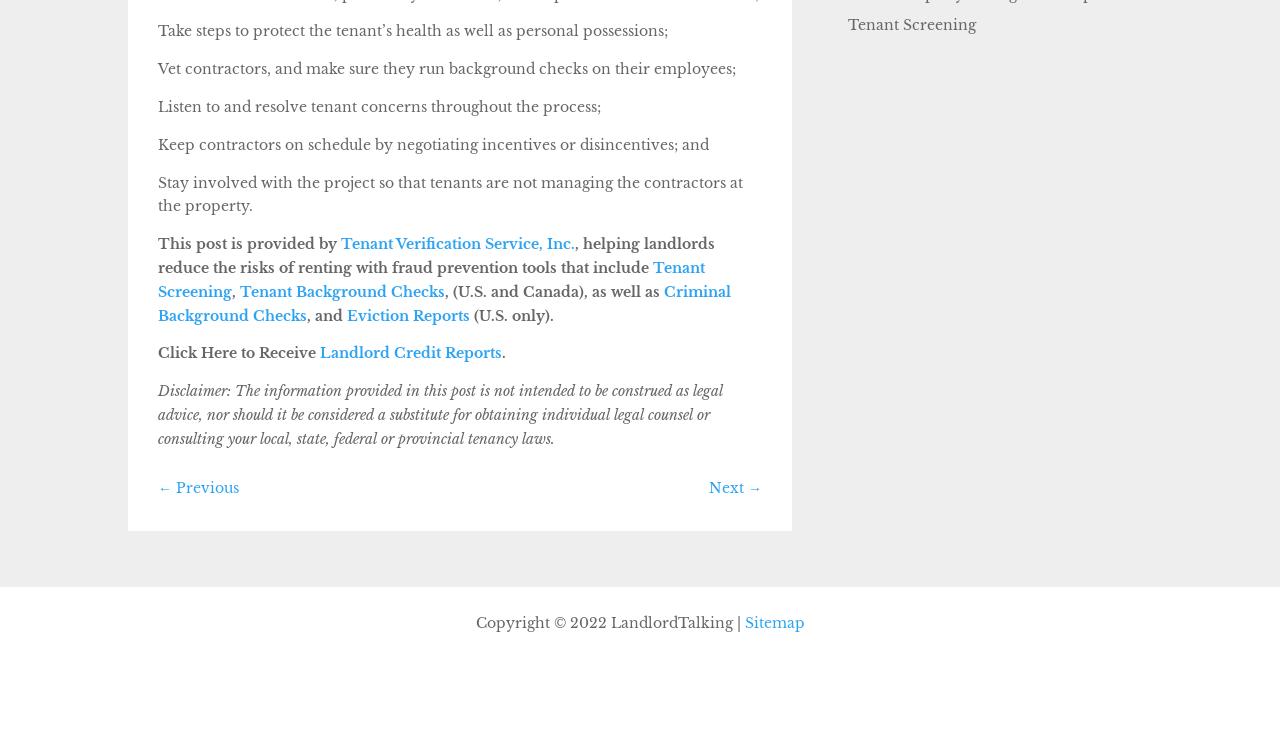 The height and width of the screenshot is (730, 1280). Describe the element at coordinates (773, 622) in the screenshot. I see `'Sitemap'` at that location.